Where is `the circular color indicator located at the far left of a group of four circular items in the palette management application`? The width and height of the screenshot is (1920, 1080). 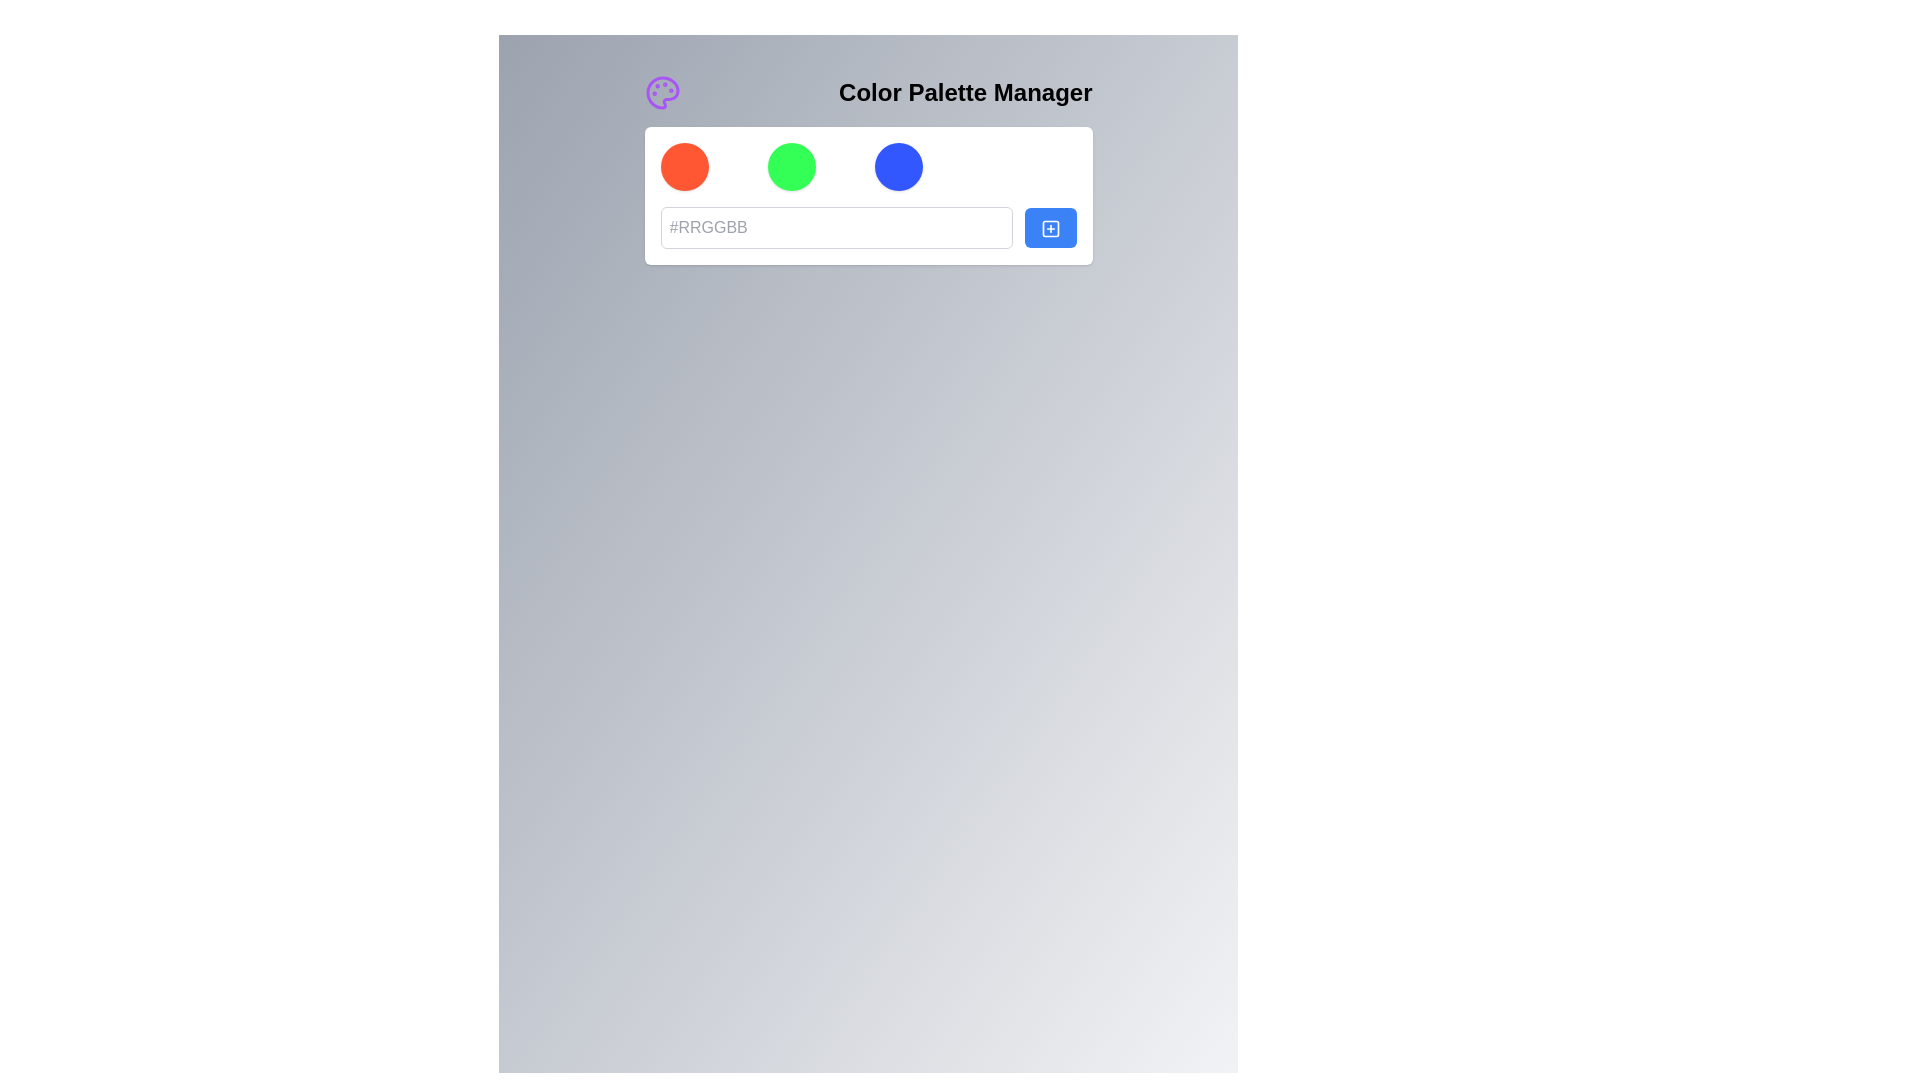 the circular color indicator located at the far left of a group of four circular items in the palette management application is located at coordinates (684, 165).